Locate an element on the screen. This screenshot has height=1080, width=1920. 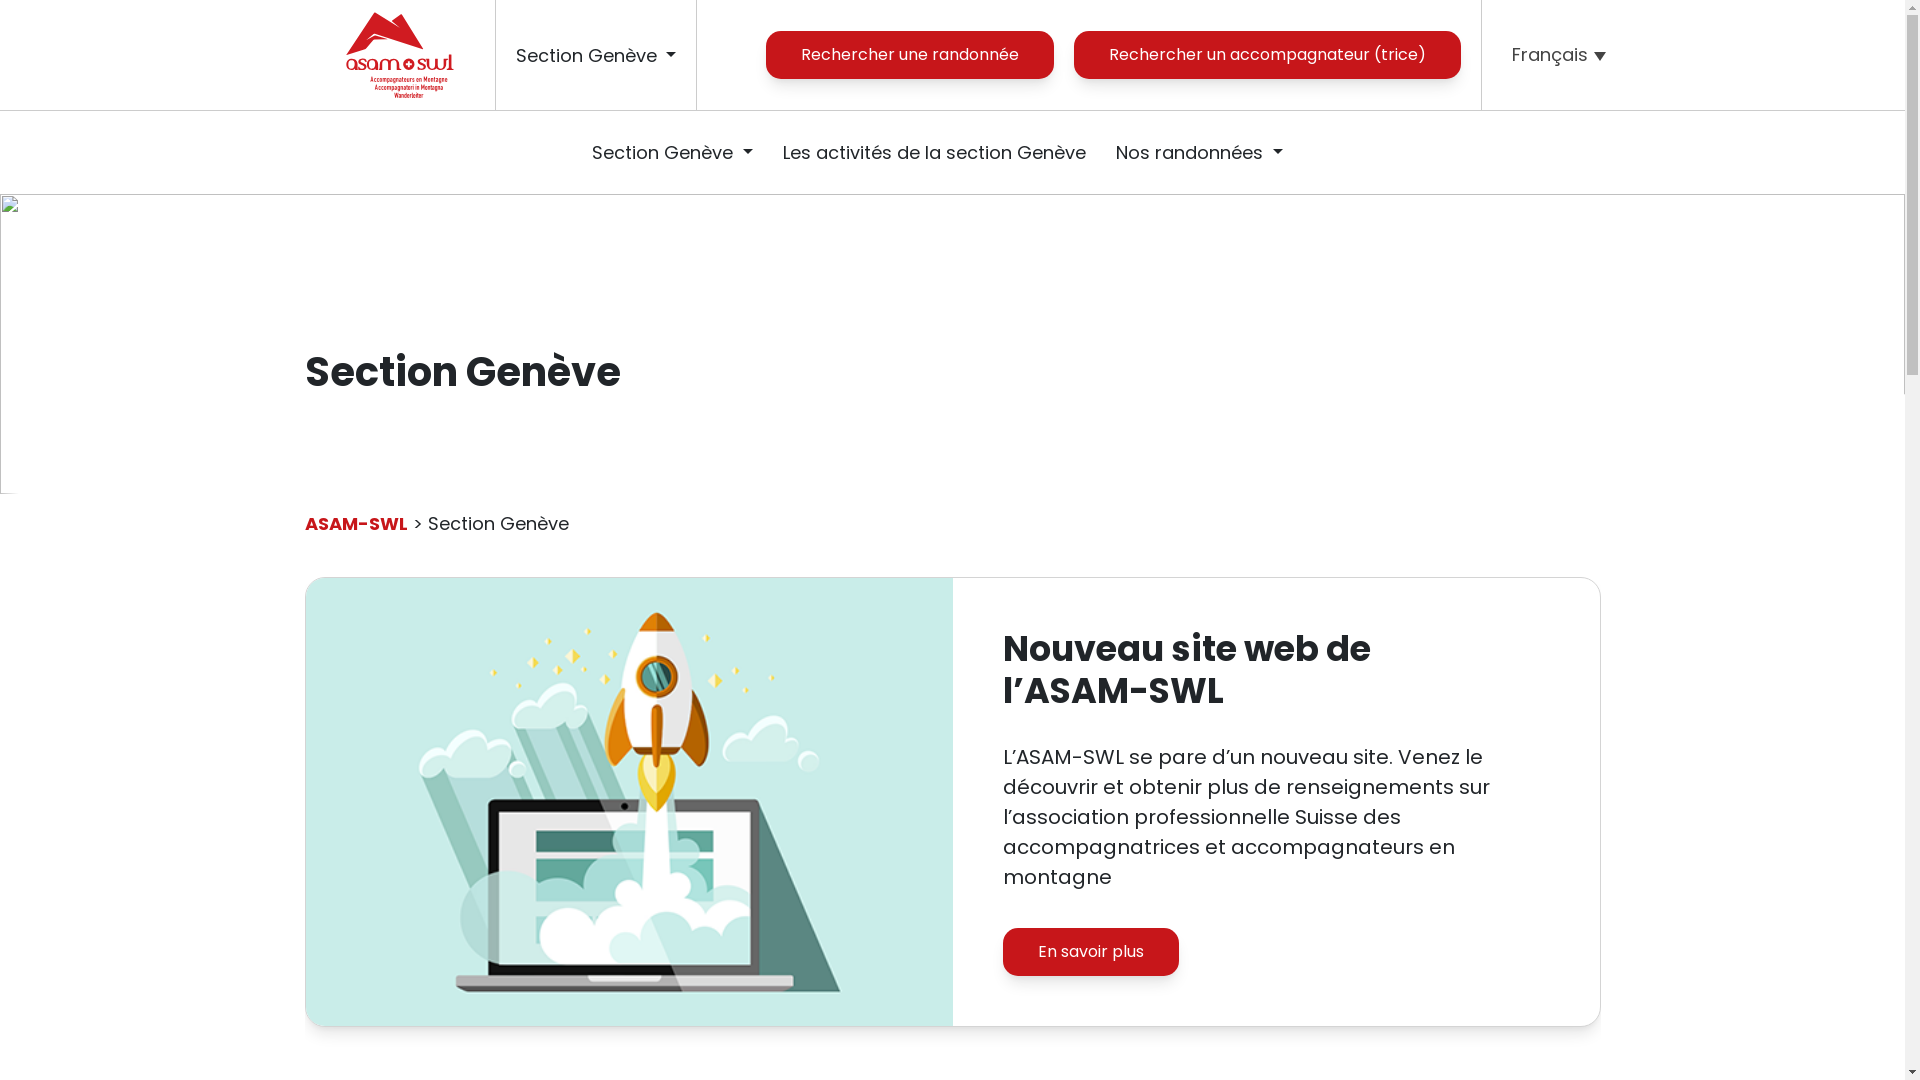
'ASAM-SWL' is located at coordinates (355, 522).